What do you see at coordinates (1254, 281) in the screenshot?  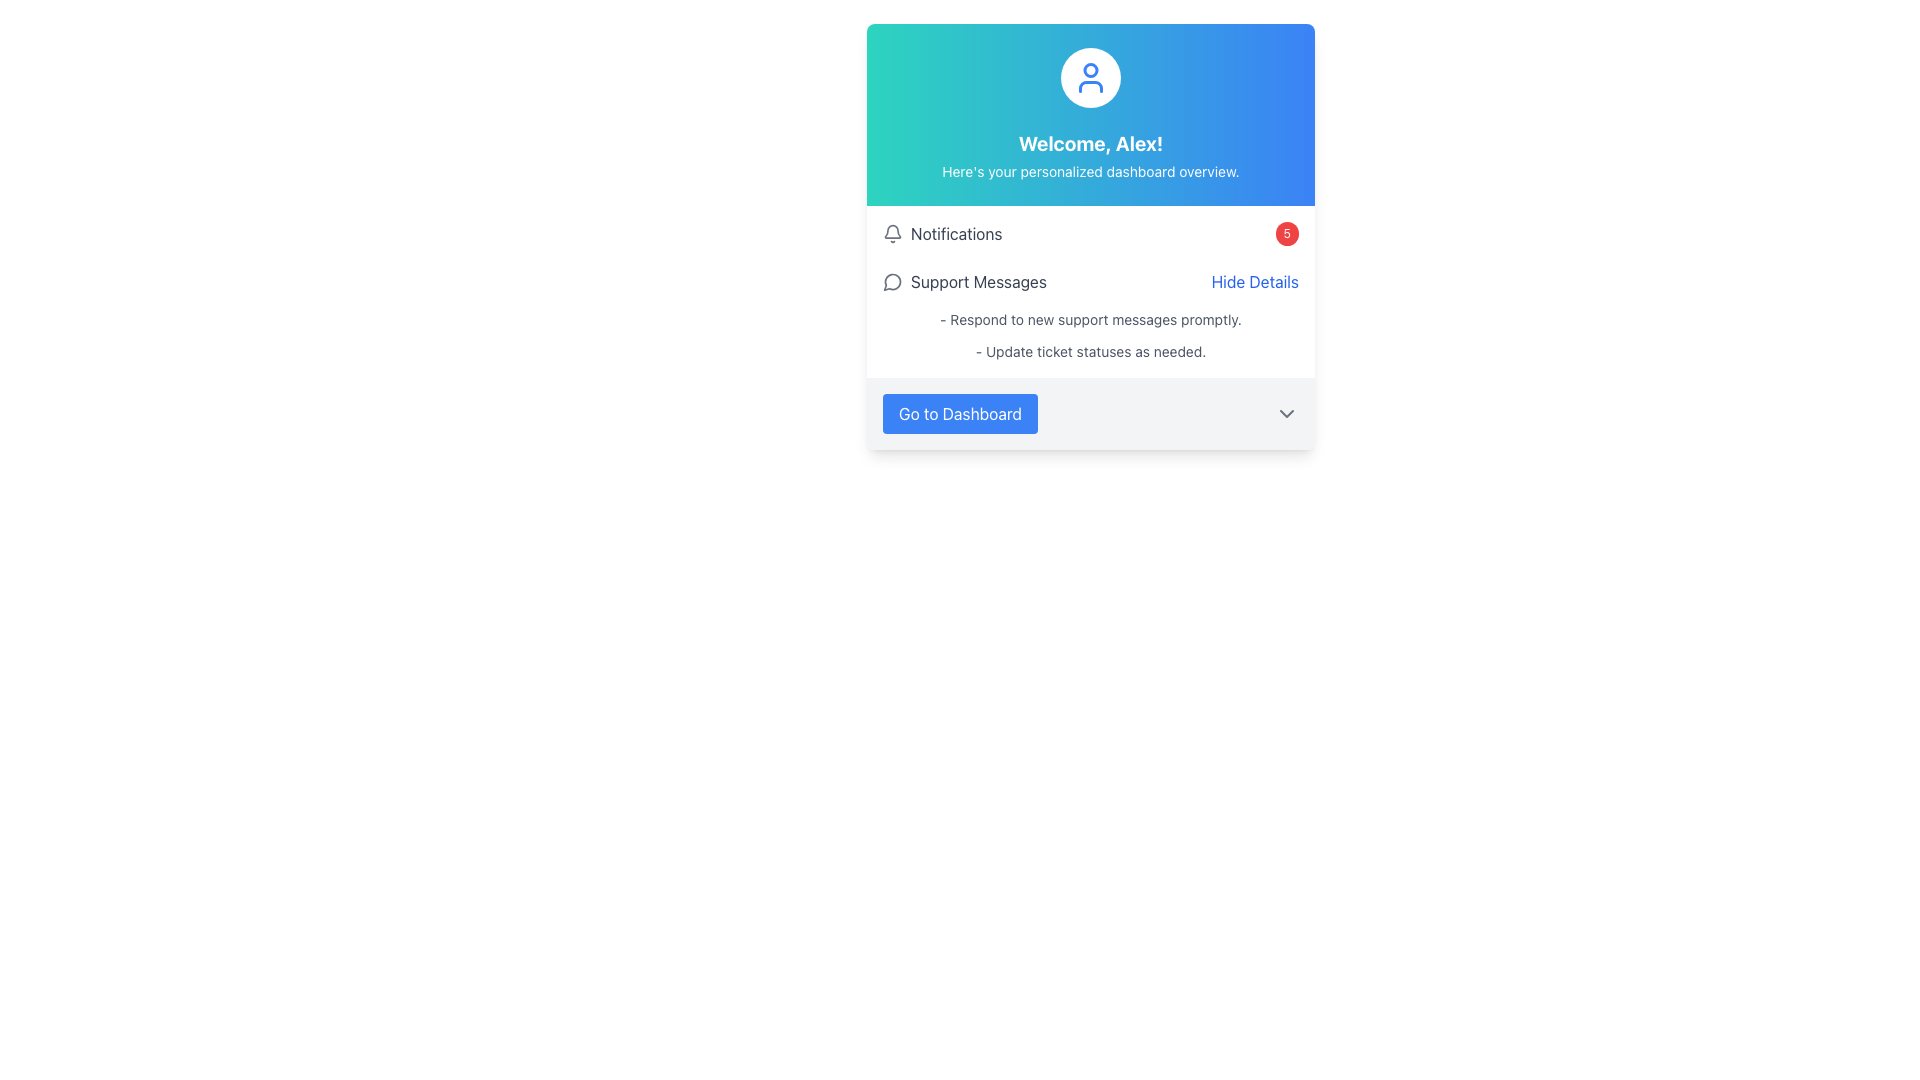 I see `the 'Hide Details' text link, which is styled in blue and underlined, located in the 'Support Messages' section` at bounding box center [1254, 281].